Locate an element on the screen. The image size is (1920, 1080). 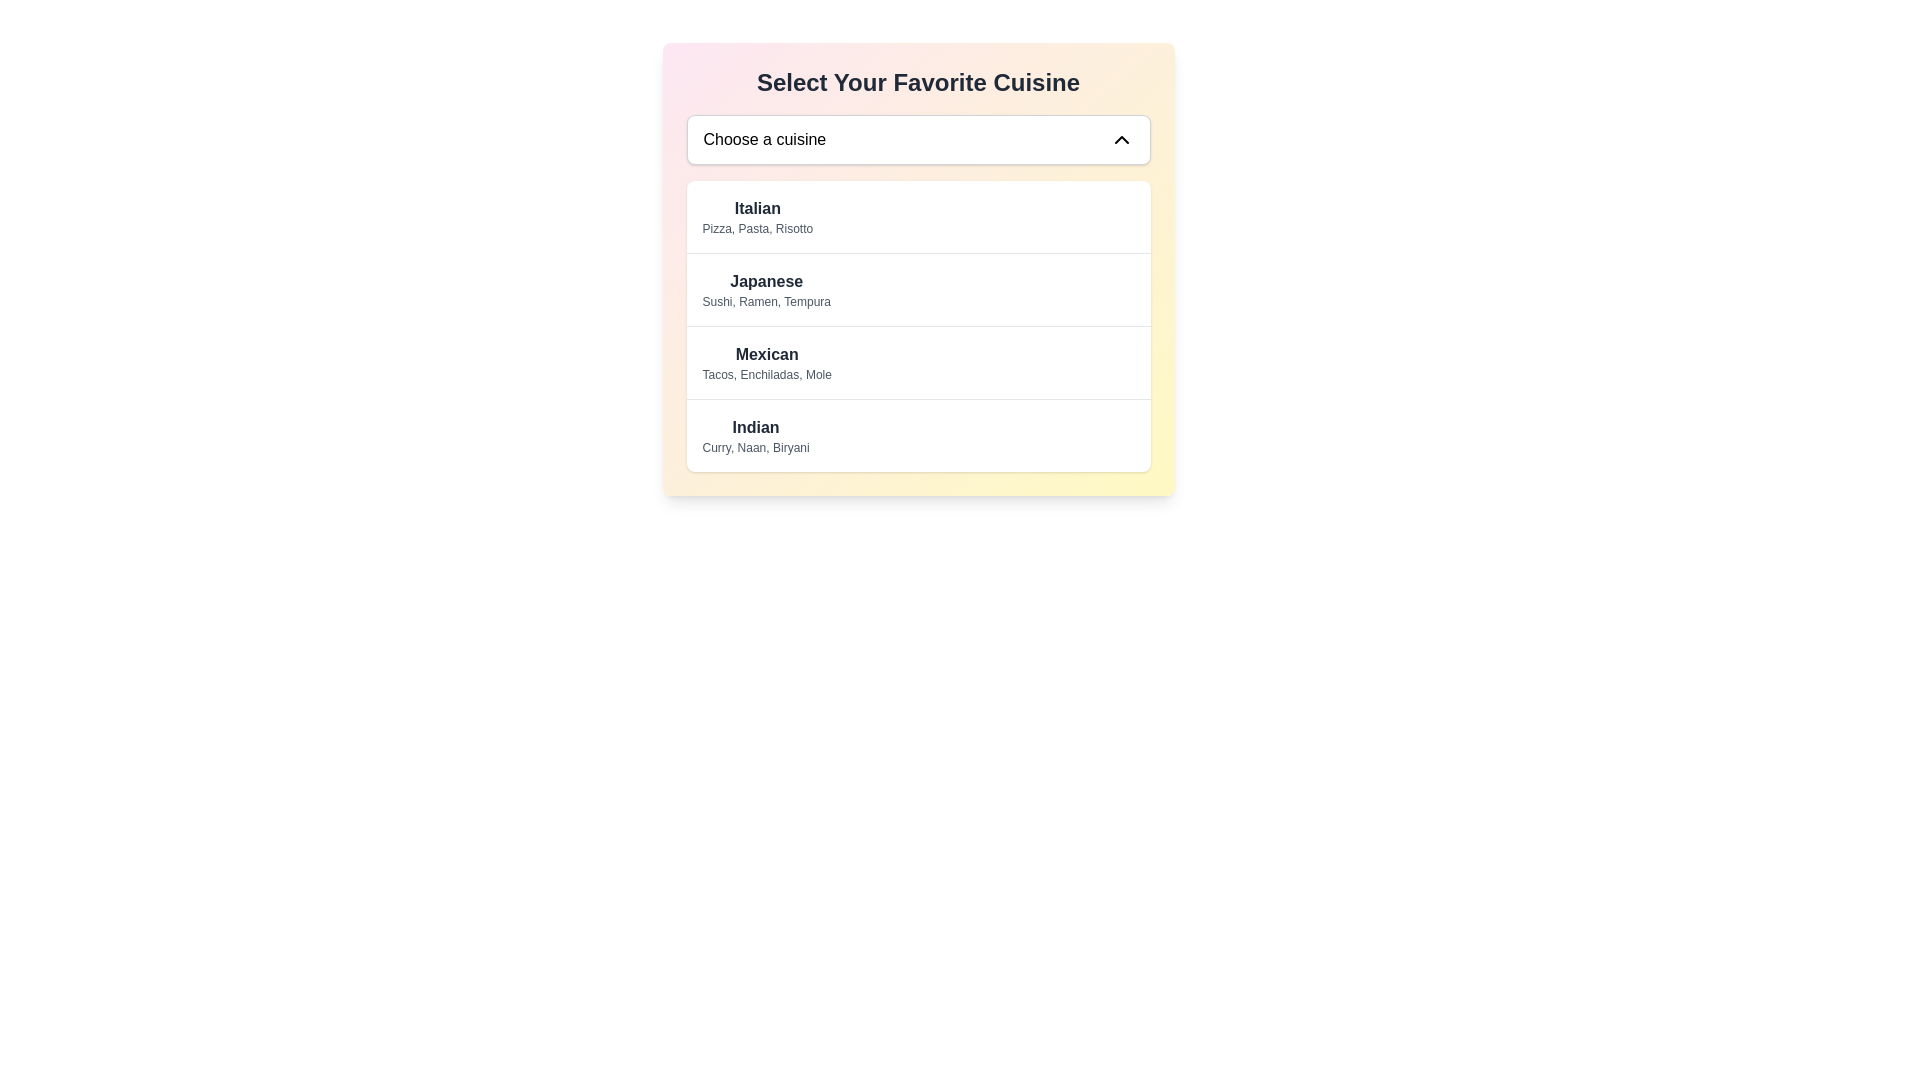
the 'Japanese' cuisine category selector item, which is the second item in the dropdown menu of cuisine options is located at coordinates (917, 289).